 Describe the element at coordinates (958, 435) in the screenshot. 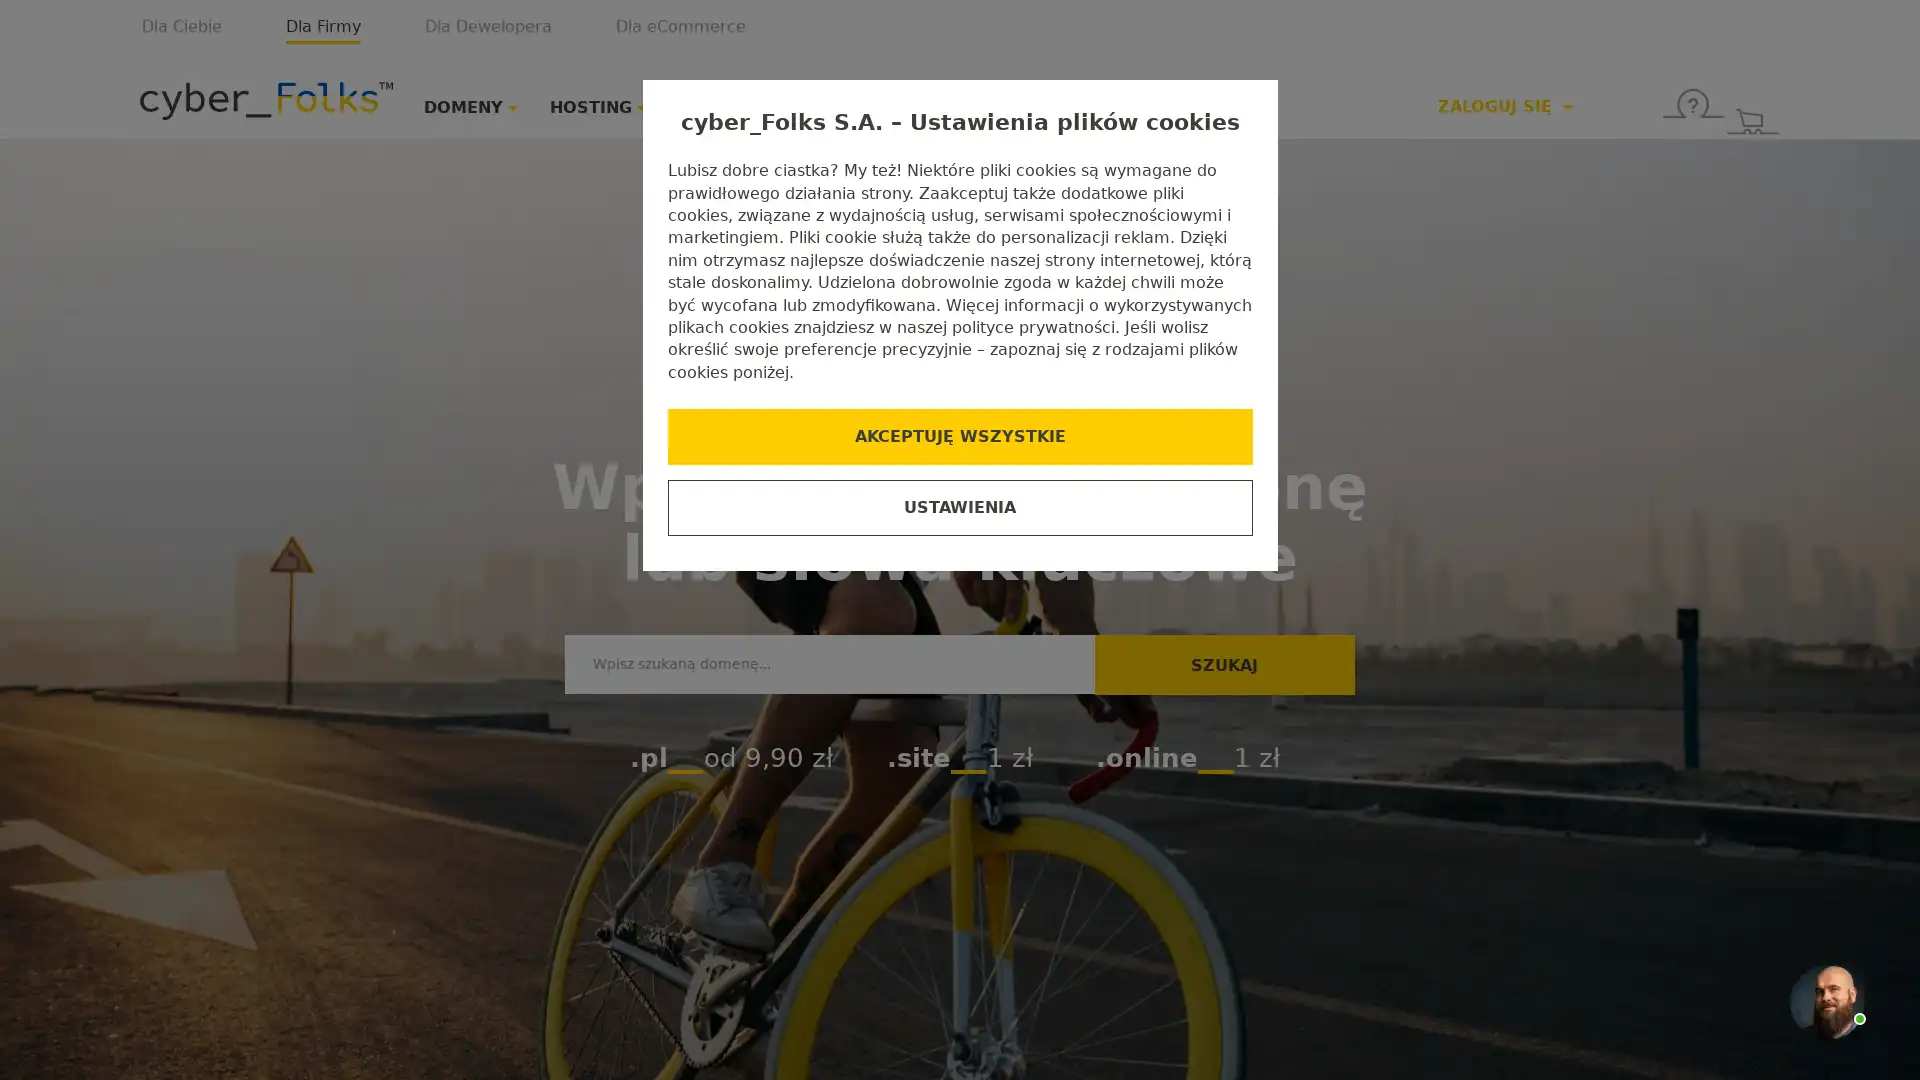

I see `AKCEPTUJE WSZYSTKIE` at that location.